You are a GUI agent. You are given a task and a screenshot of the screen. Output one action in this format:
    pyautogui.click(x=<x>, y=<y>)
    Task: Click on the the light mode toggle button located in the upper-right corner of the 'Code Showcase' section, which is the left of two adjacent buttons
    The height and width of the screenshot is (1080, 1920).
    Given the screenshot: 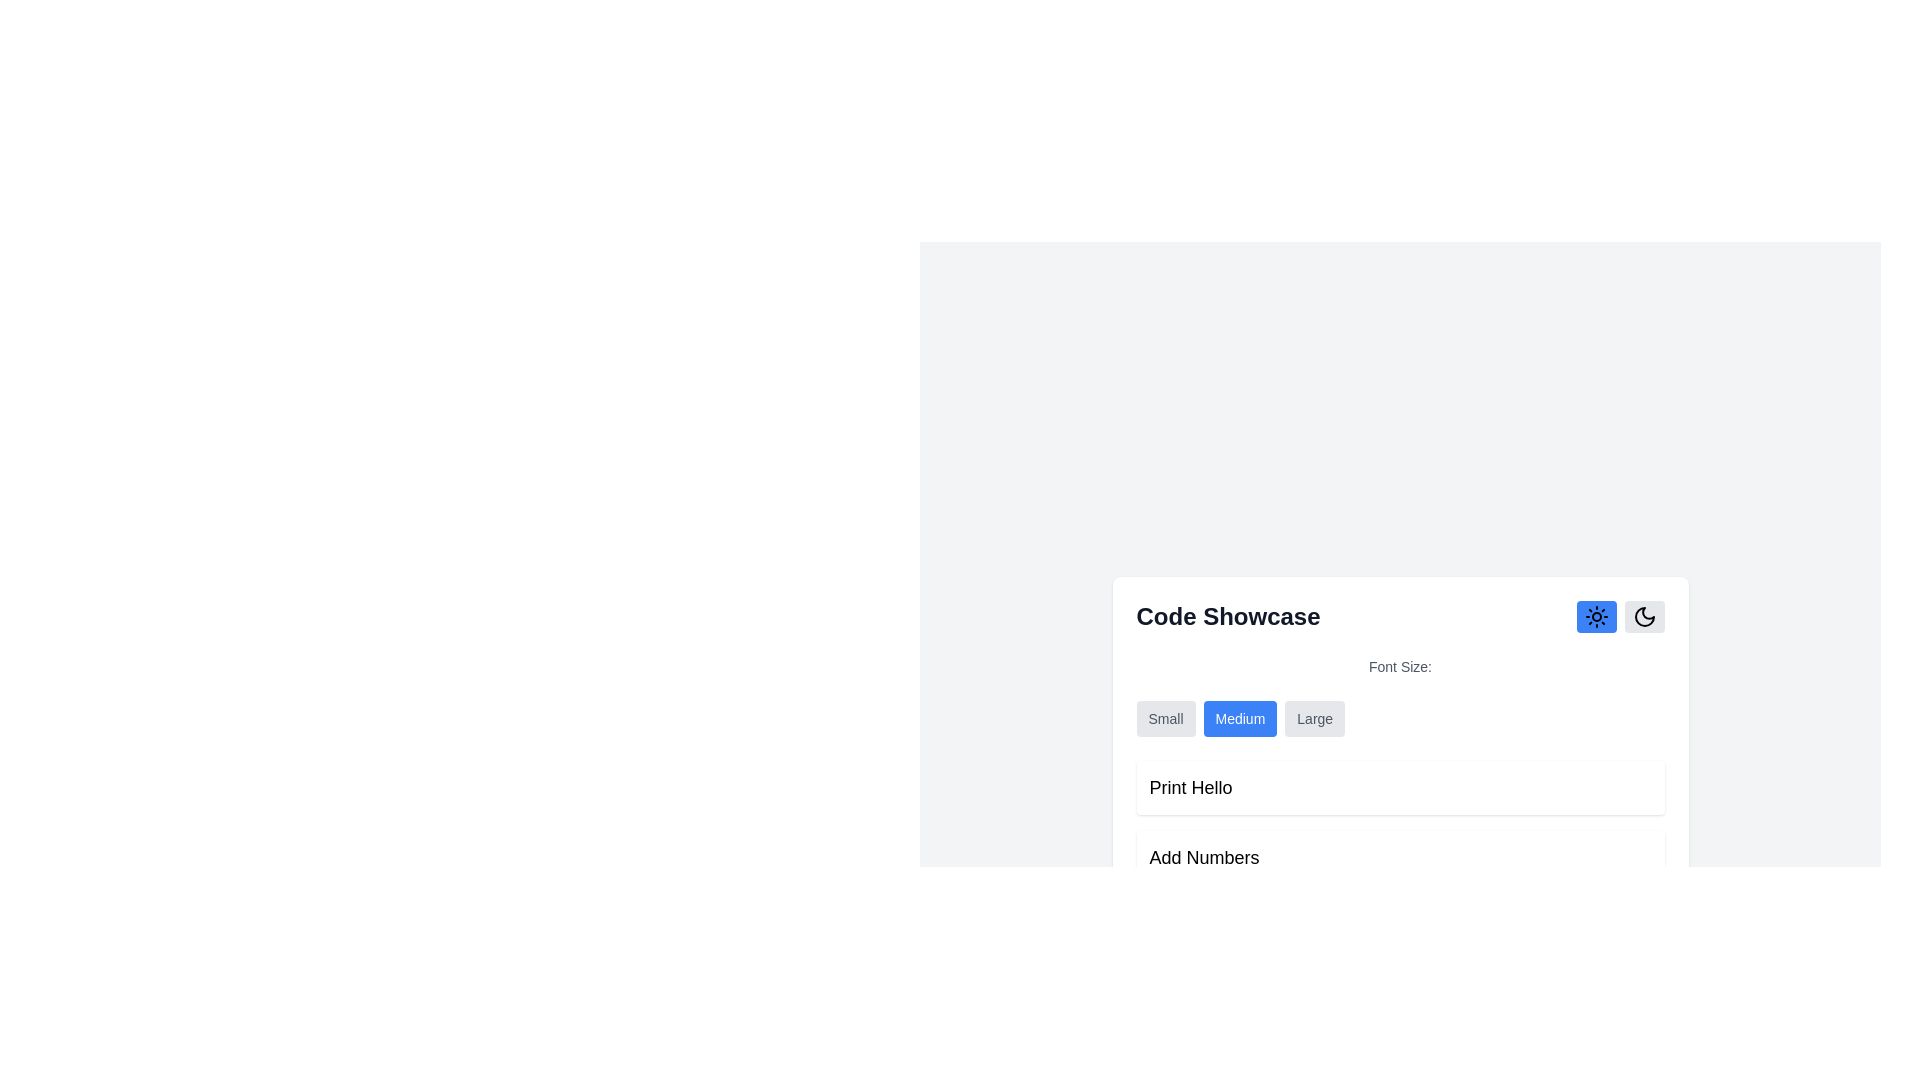 What is the action you would take?
    pyautogui.click(x=1595, y=616)
    